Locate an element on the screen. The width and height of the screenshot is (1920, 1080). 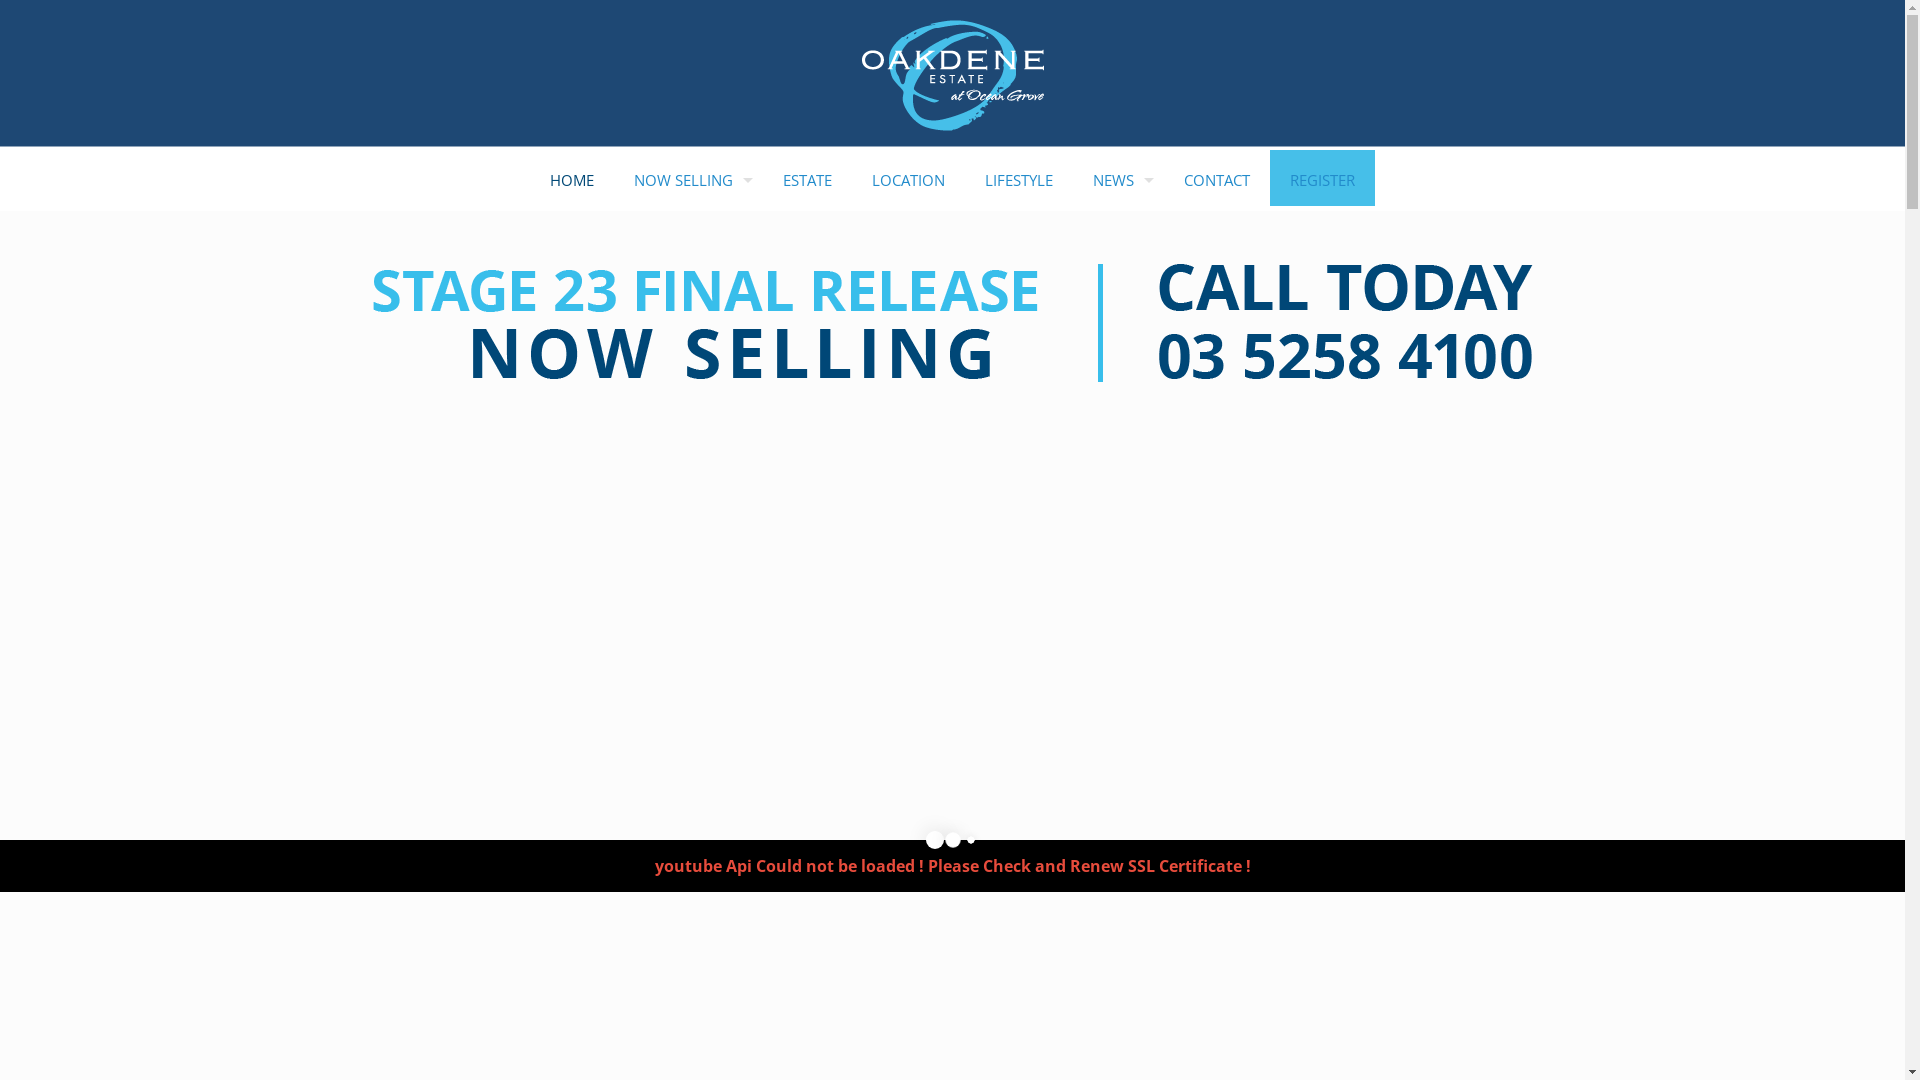
'REGISTER' is located at coordinates (1322, 180).